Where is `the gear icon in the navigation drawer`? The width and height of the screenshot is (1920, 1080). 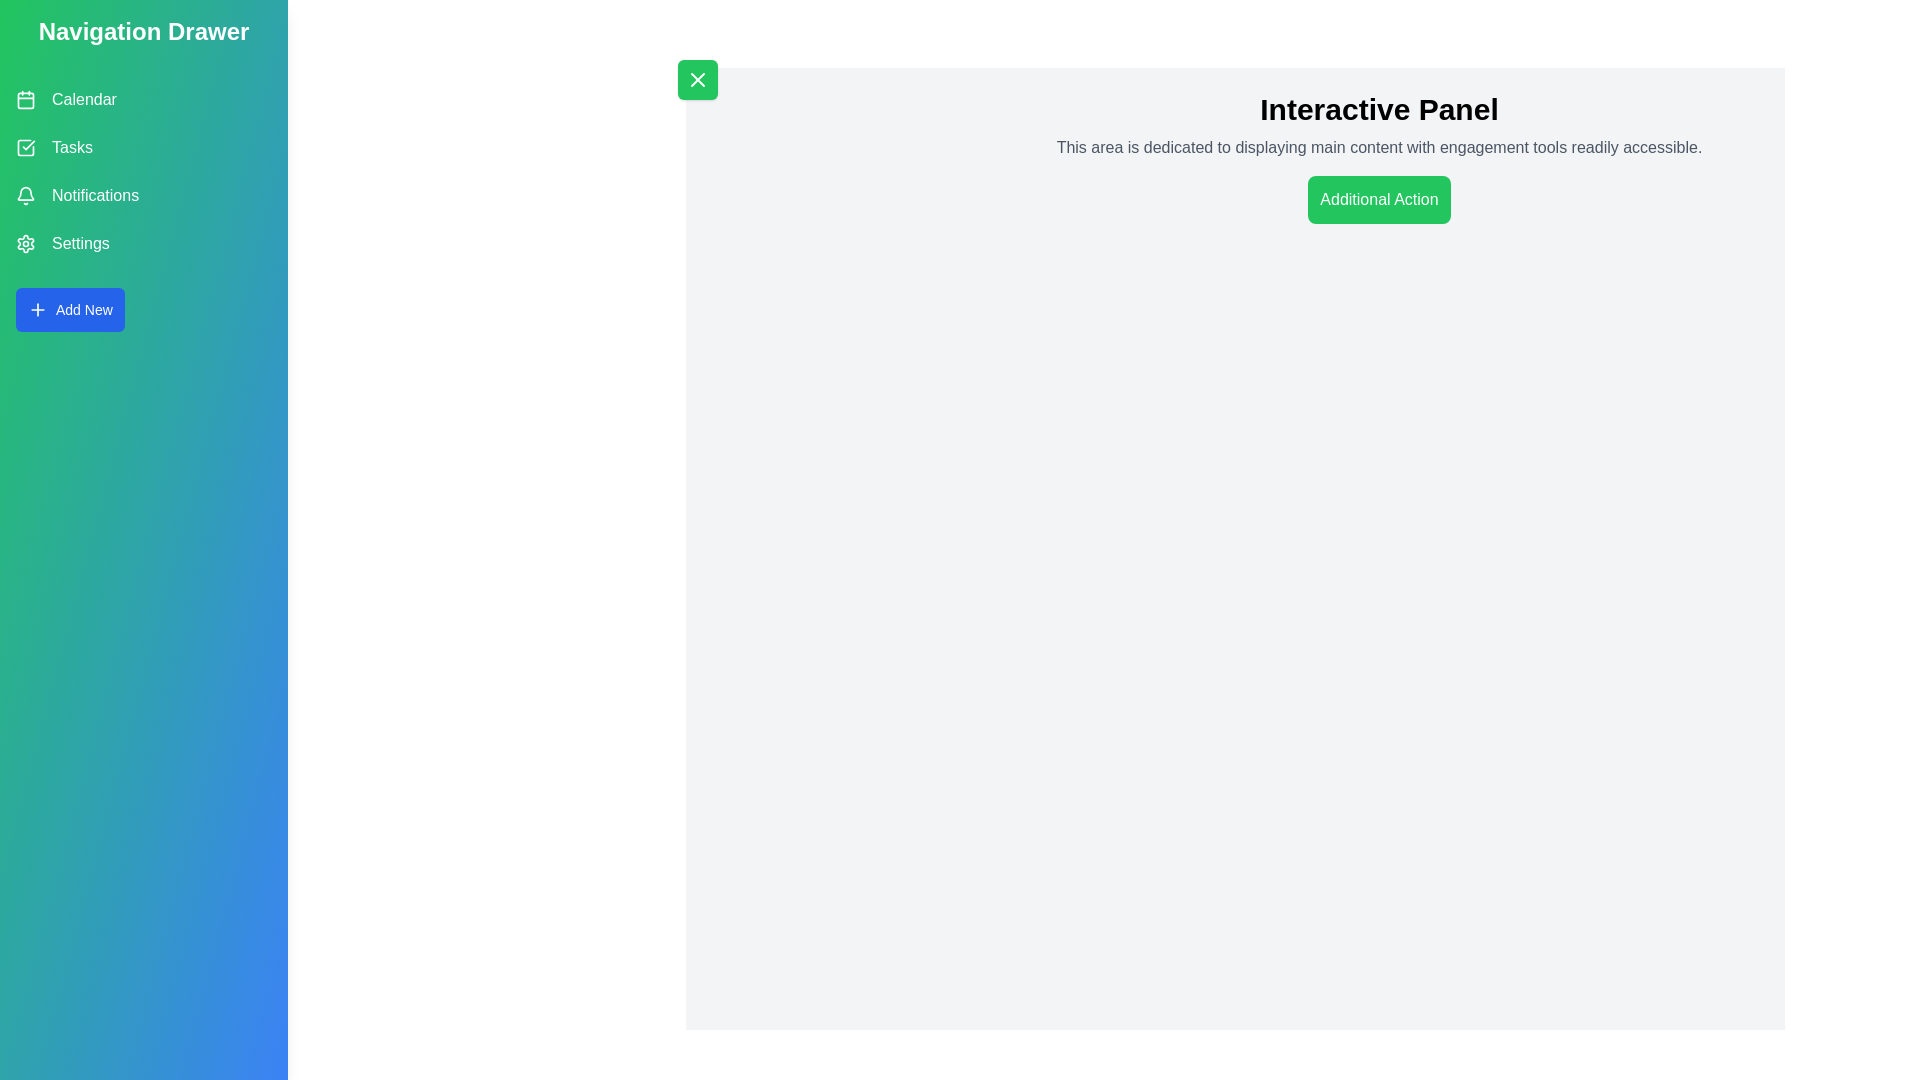 the gear icon in the navigation drawer is located at coordinates (24, 242).